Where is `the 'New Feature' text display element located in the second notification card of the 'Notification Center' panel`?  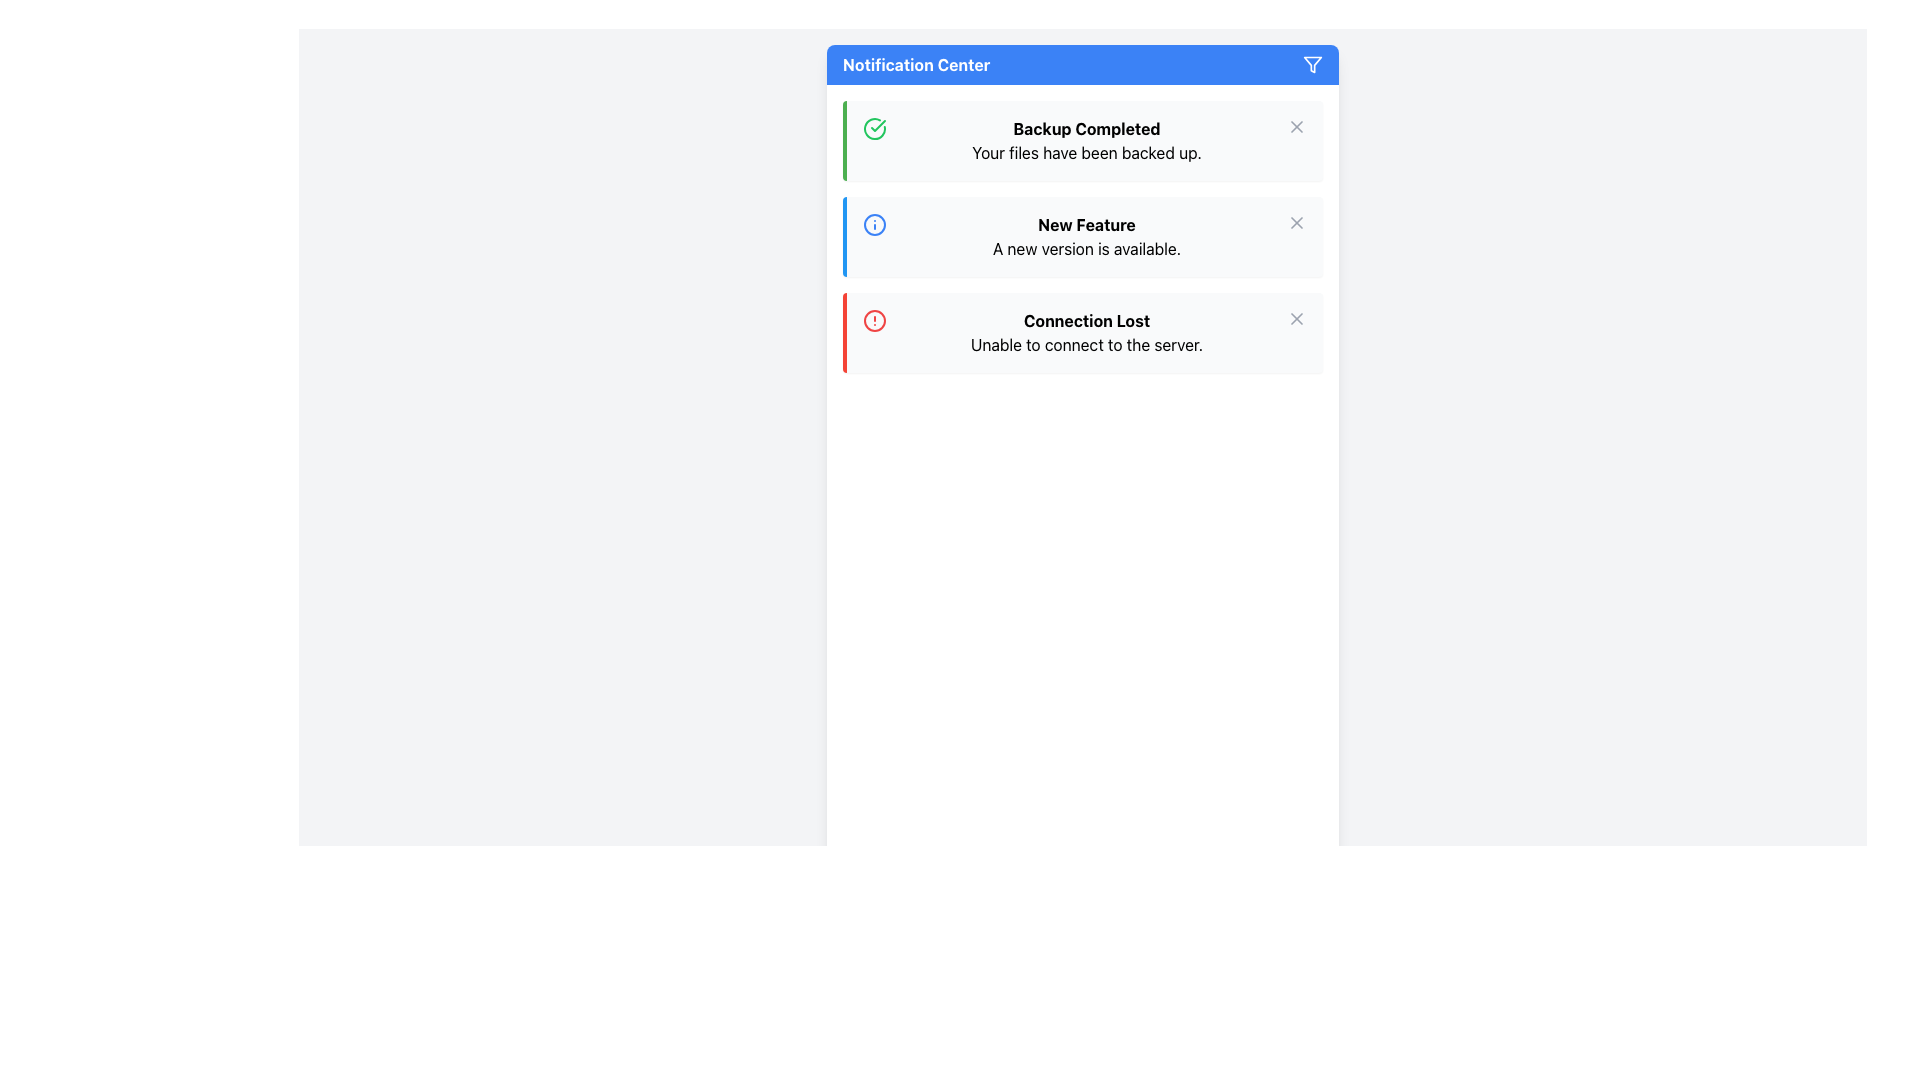 the 'New Feature' text display element located in the second notification card of the 'Notification Center' panel is located at coordinates (1085, 235).